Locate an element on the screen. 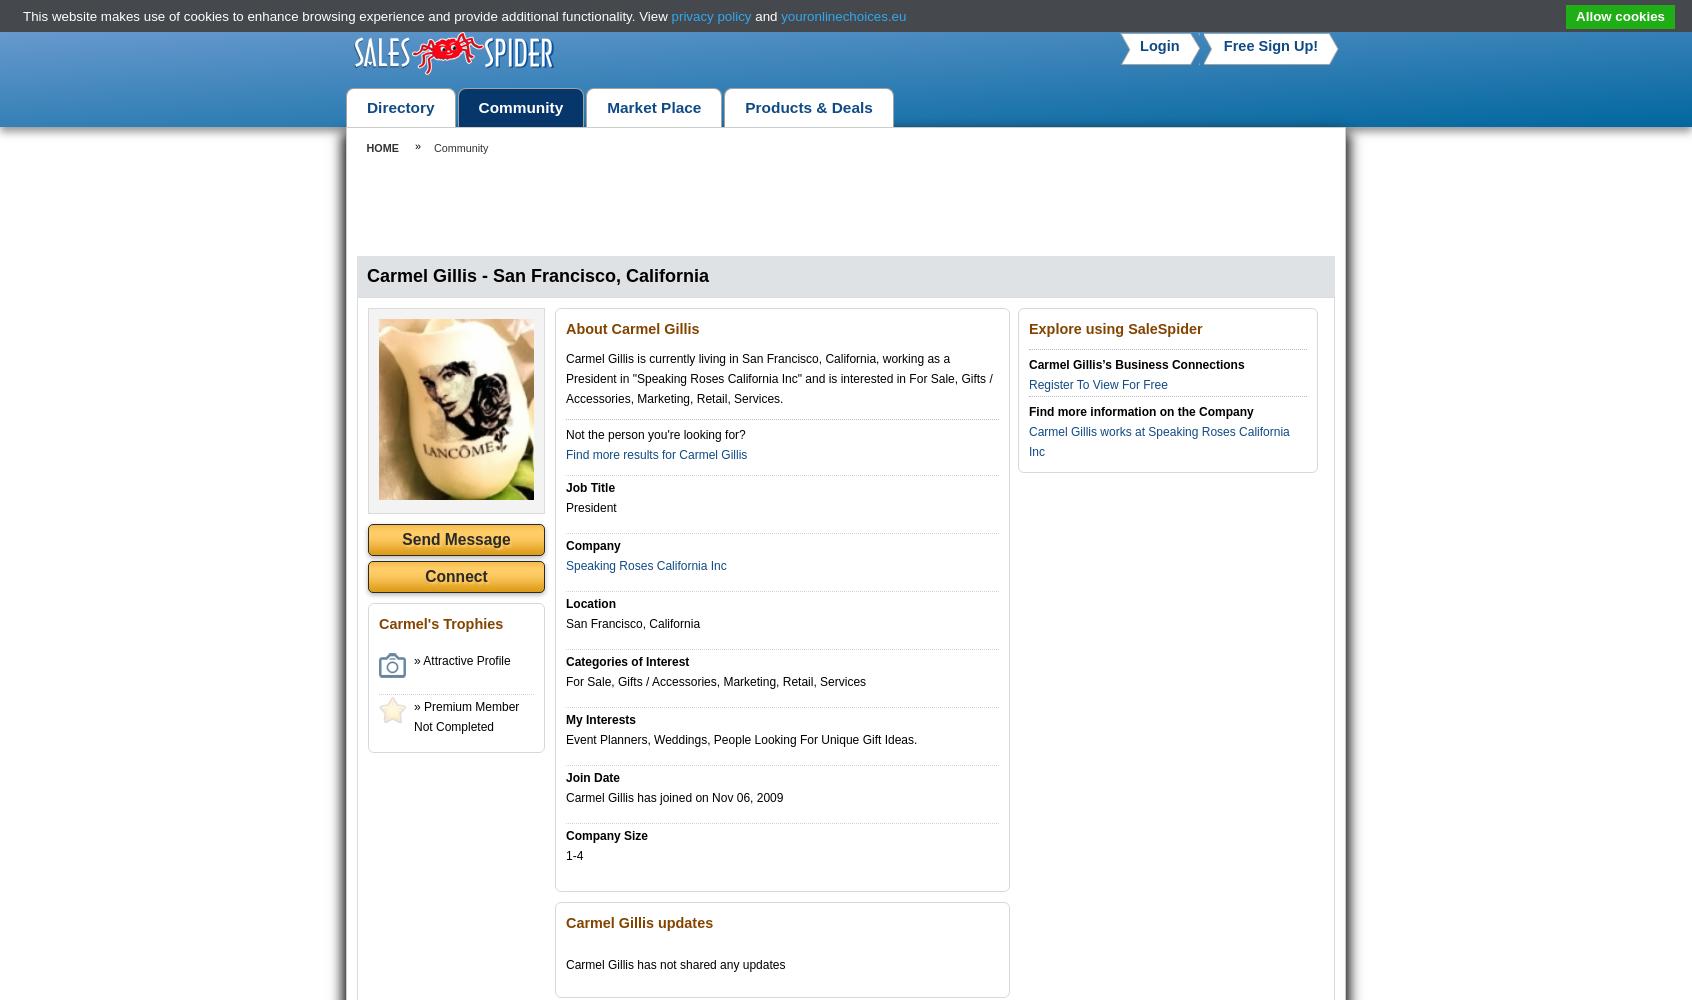 Image resolution: width=1692 pixels, height=1000 pixels. 'Community' is located at coordinates (431, 148).